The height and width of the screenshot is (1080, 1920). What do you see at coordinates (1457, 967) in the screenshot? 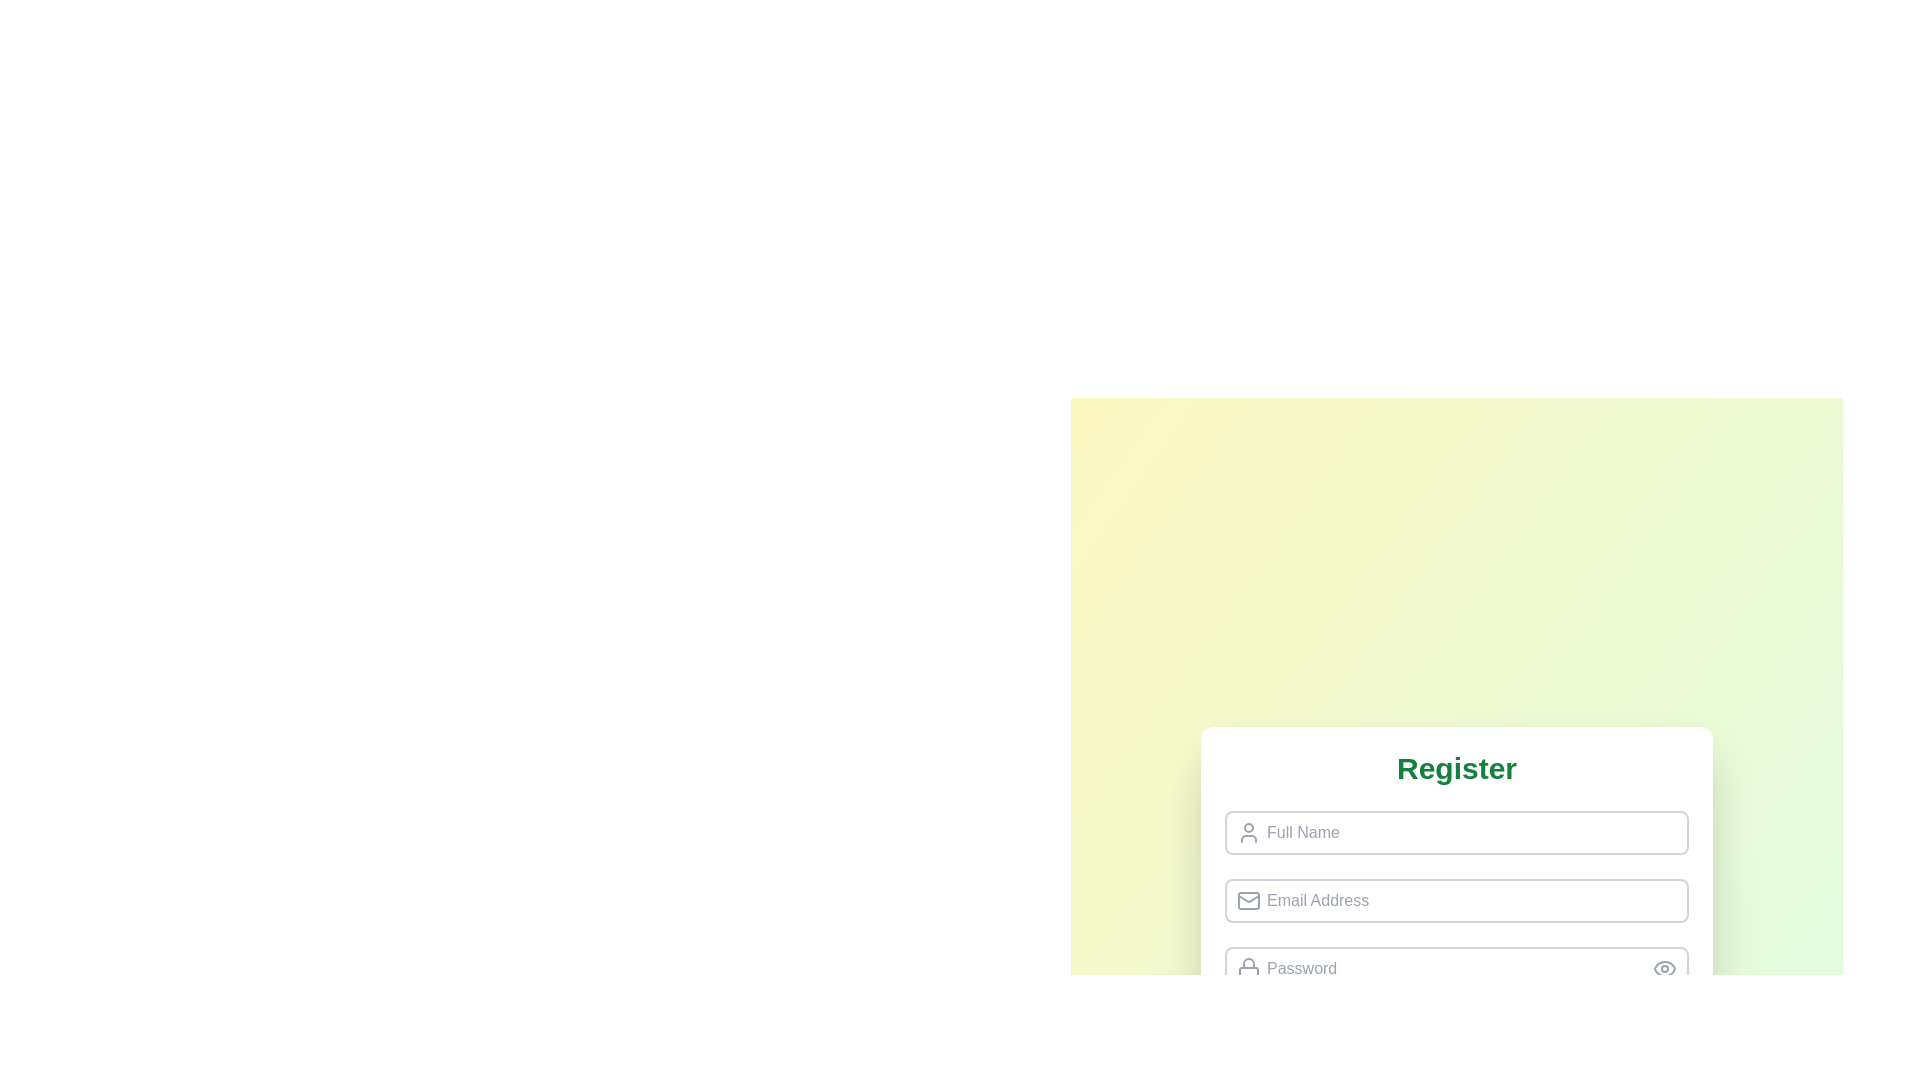
I see `the password input field labeled 'Password' in the 'Register' form` at bounding box center [1457, 967].